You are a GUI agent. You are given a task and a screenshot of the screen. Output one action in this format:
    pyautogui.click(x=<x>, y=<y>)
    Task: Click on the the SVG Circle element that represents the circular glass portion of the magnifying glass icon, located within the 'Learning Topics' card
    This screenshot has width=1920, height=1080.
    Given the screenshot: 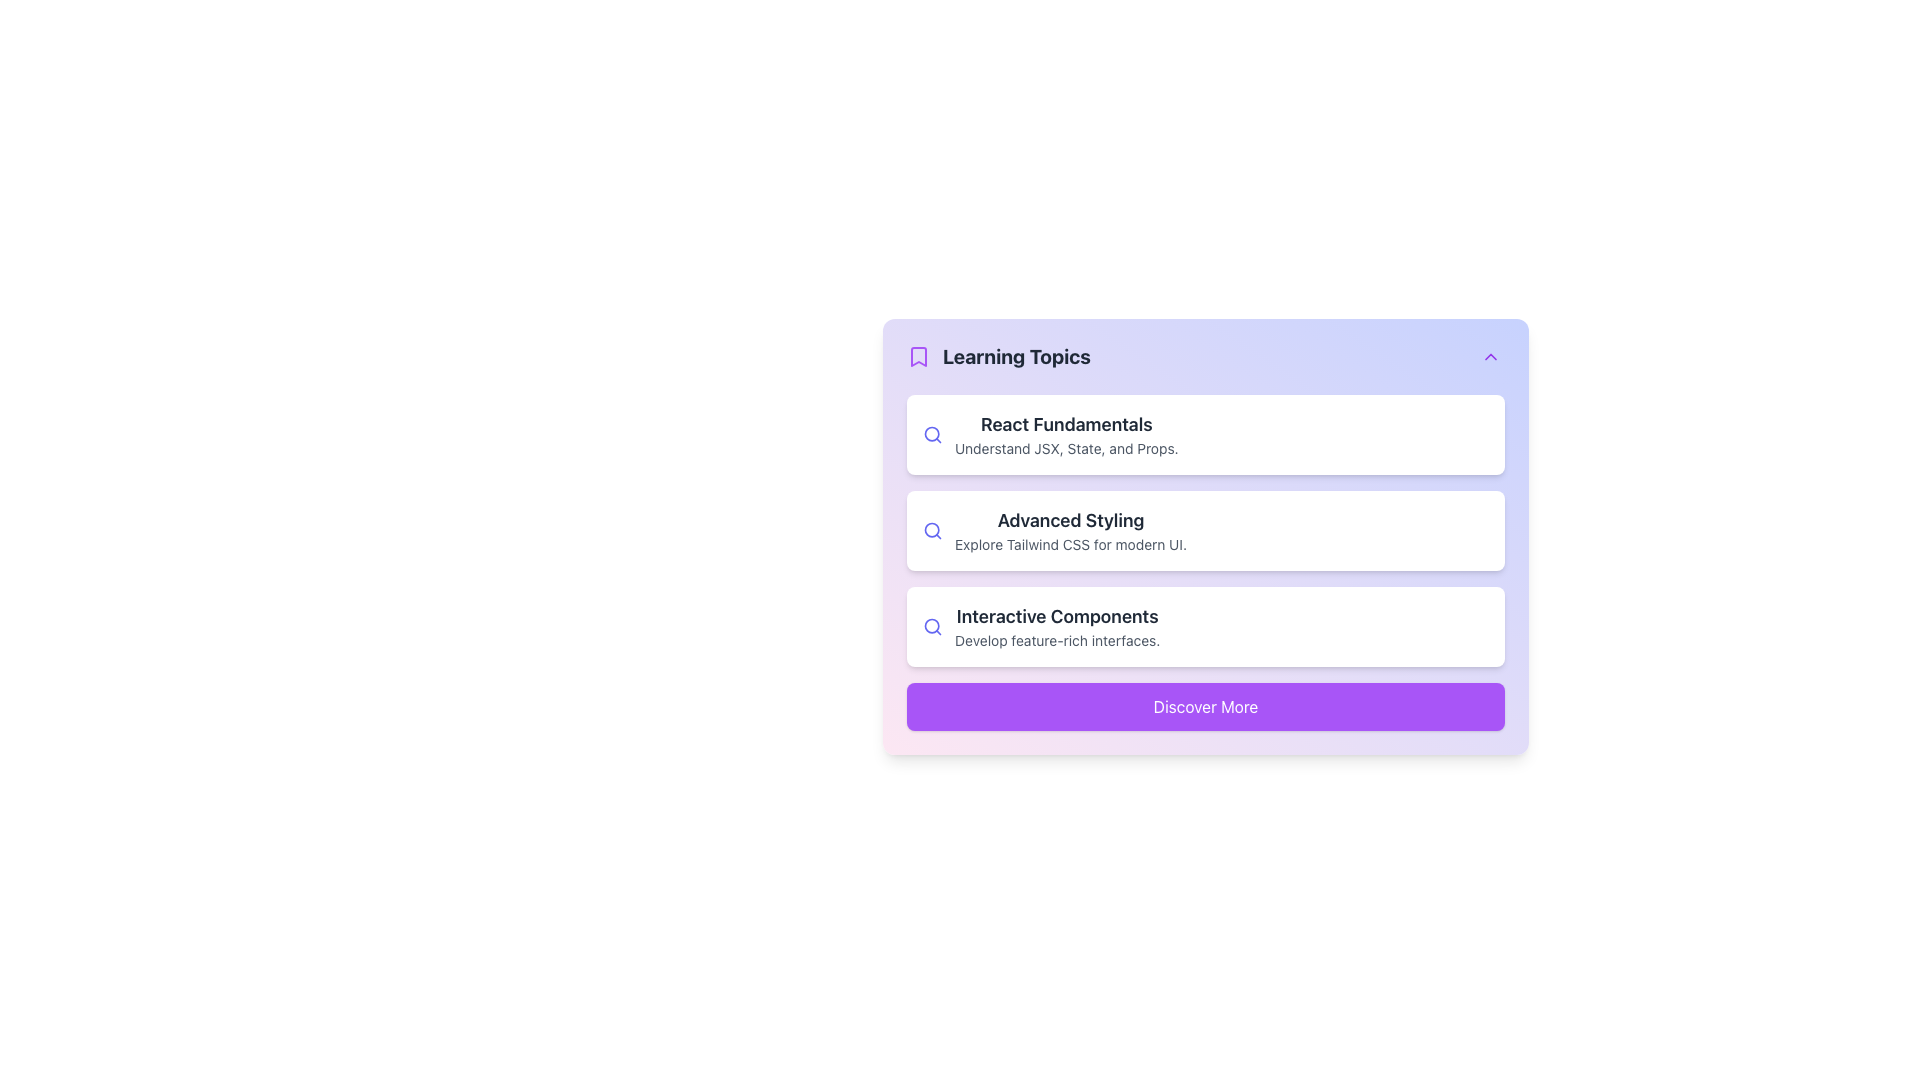 What is the action you would take?
    pyautogui.click(x=931, y=625)
    